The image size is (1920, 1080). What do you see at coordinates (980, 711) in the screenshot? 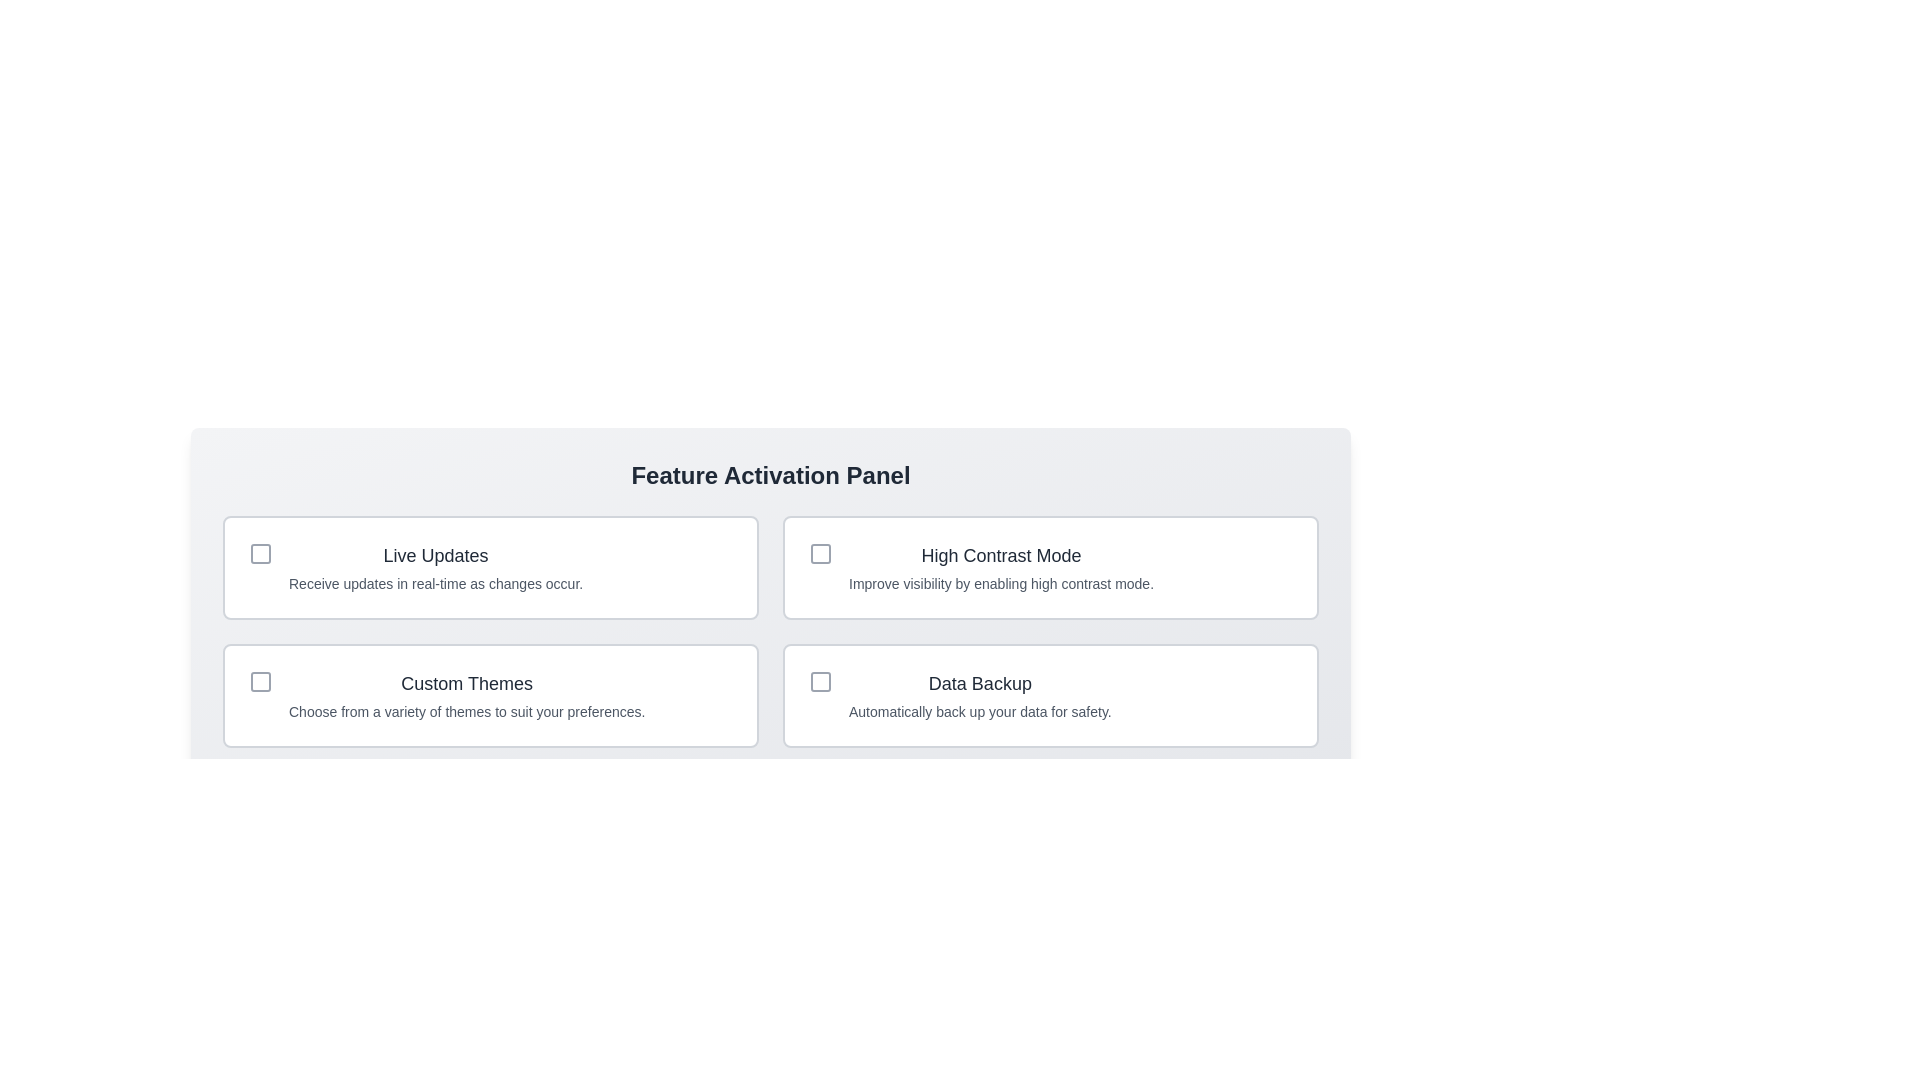
I see `the static text that reads 'Automatically back up your data for safety.' located below the bold title 'Data Backup.'` at bounding box center [980, 711].